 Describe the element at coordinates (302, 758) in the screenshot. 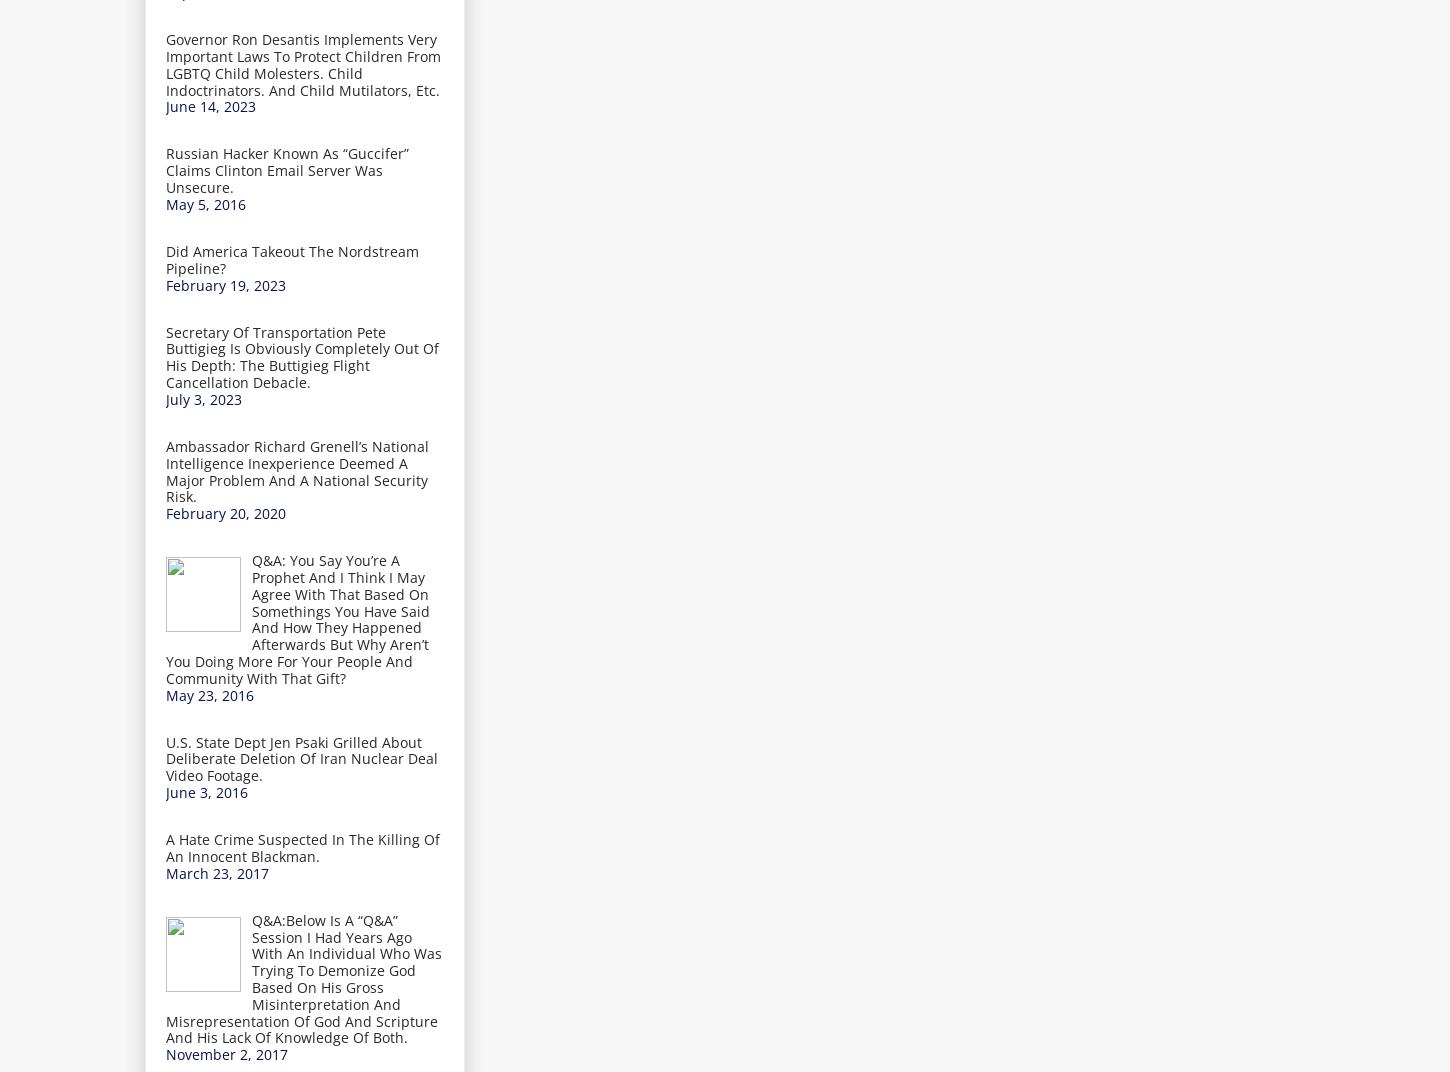

I see `'U.S. State Dept Jen Psaki Grilled About Deliberate Deletion Of Iran Nuclear Deal Video Footage.'` at that location.